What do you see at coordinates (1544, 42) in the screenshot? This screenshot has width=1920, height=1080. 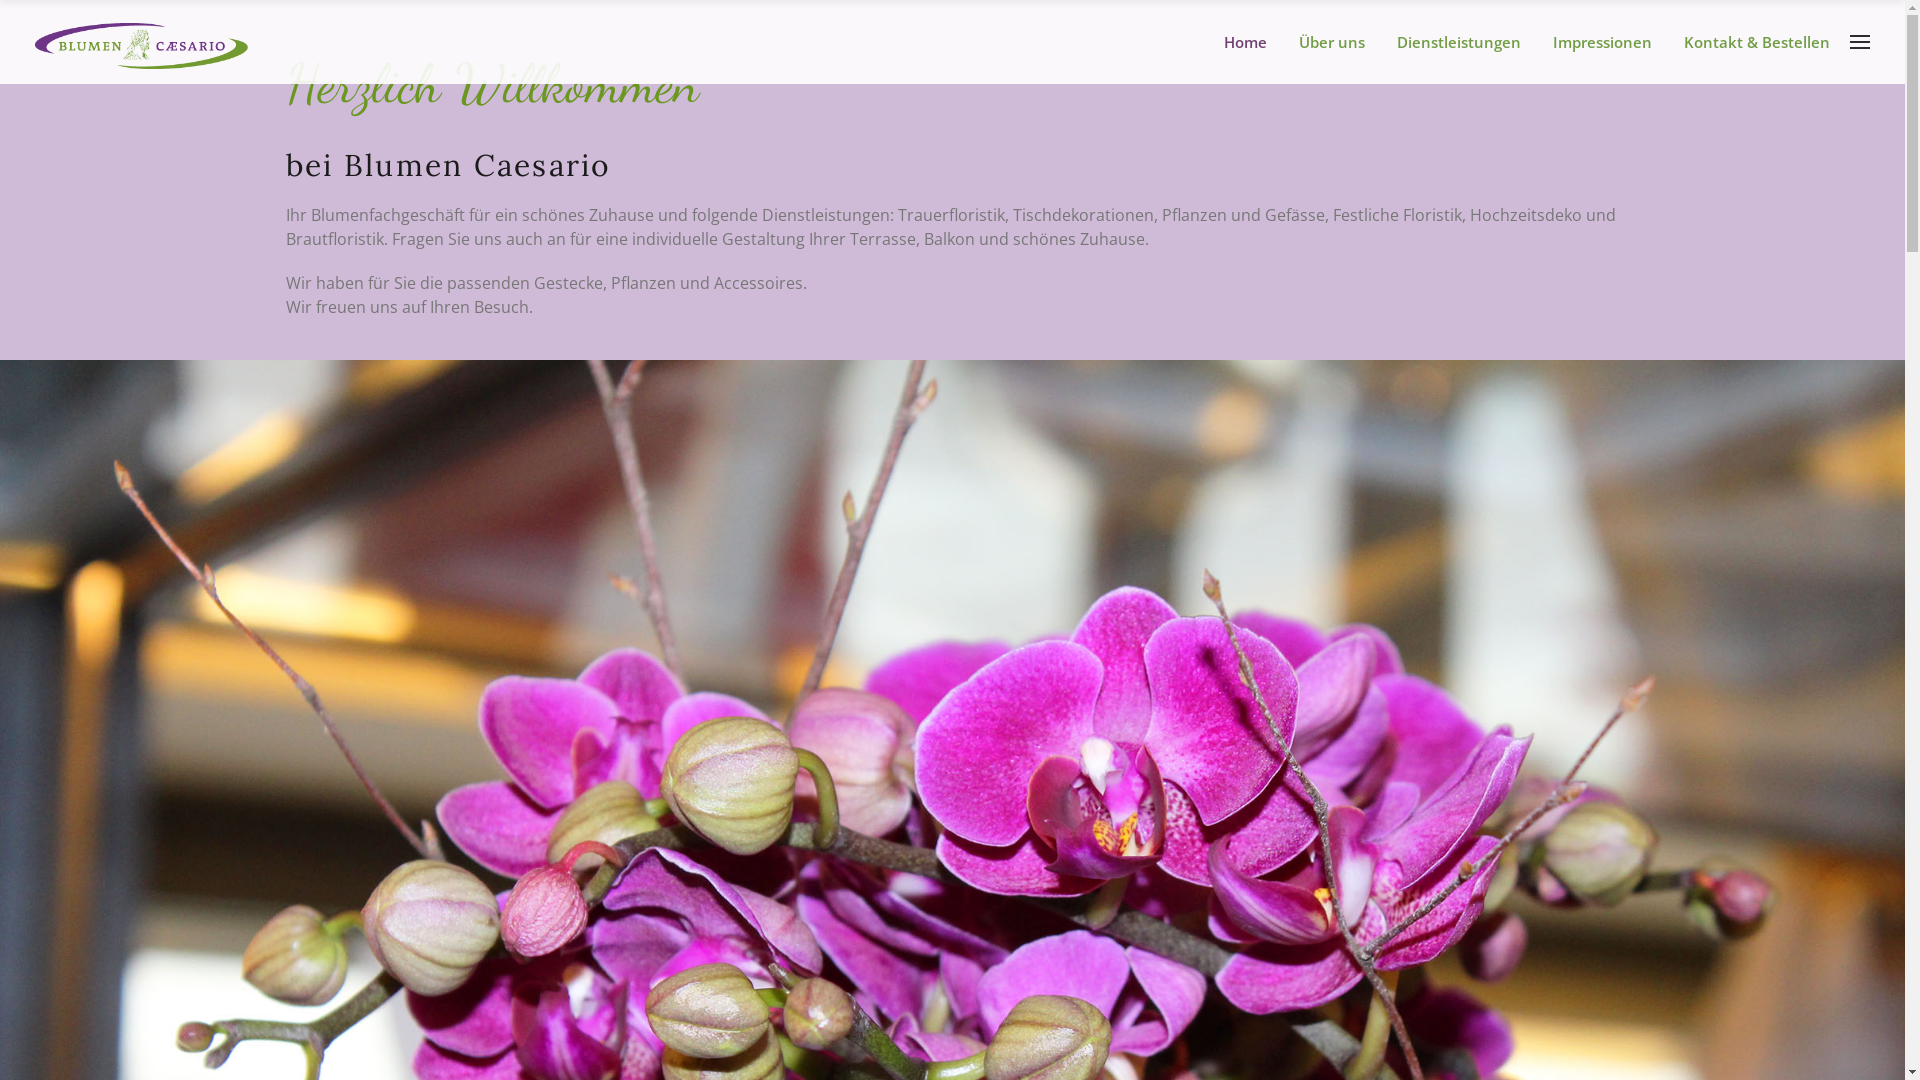 I see `'Impressionen'` at bounding box center [1544, 42].